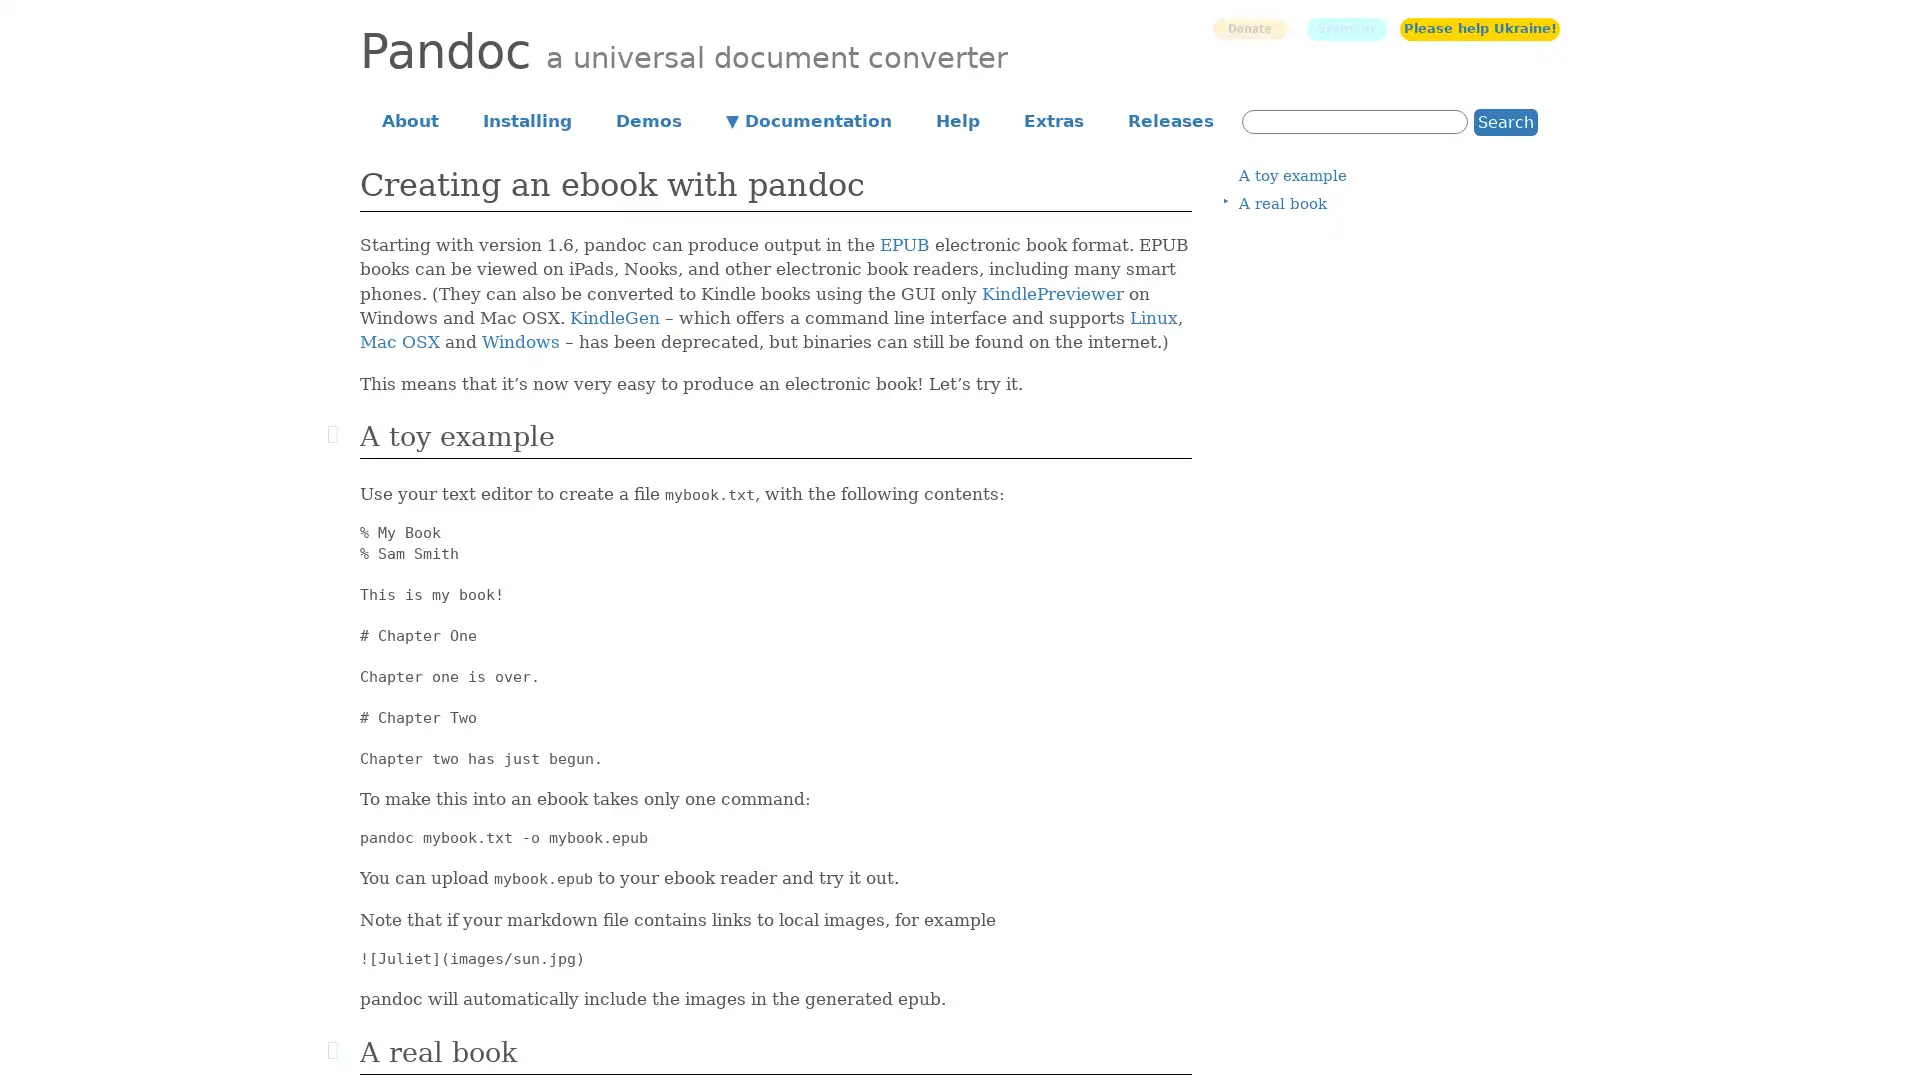 The height and width of the screenshot is (1080, 1920). What do you see at coordinates (1248, 28) in the screenshot?
I see `PayPal - The safer, easier way to pay online!` at bounding box center [1248, 28].